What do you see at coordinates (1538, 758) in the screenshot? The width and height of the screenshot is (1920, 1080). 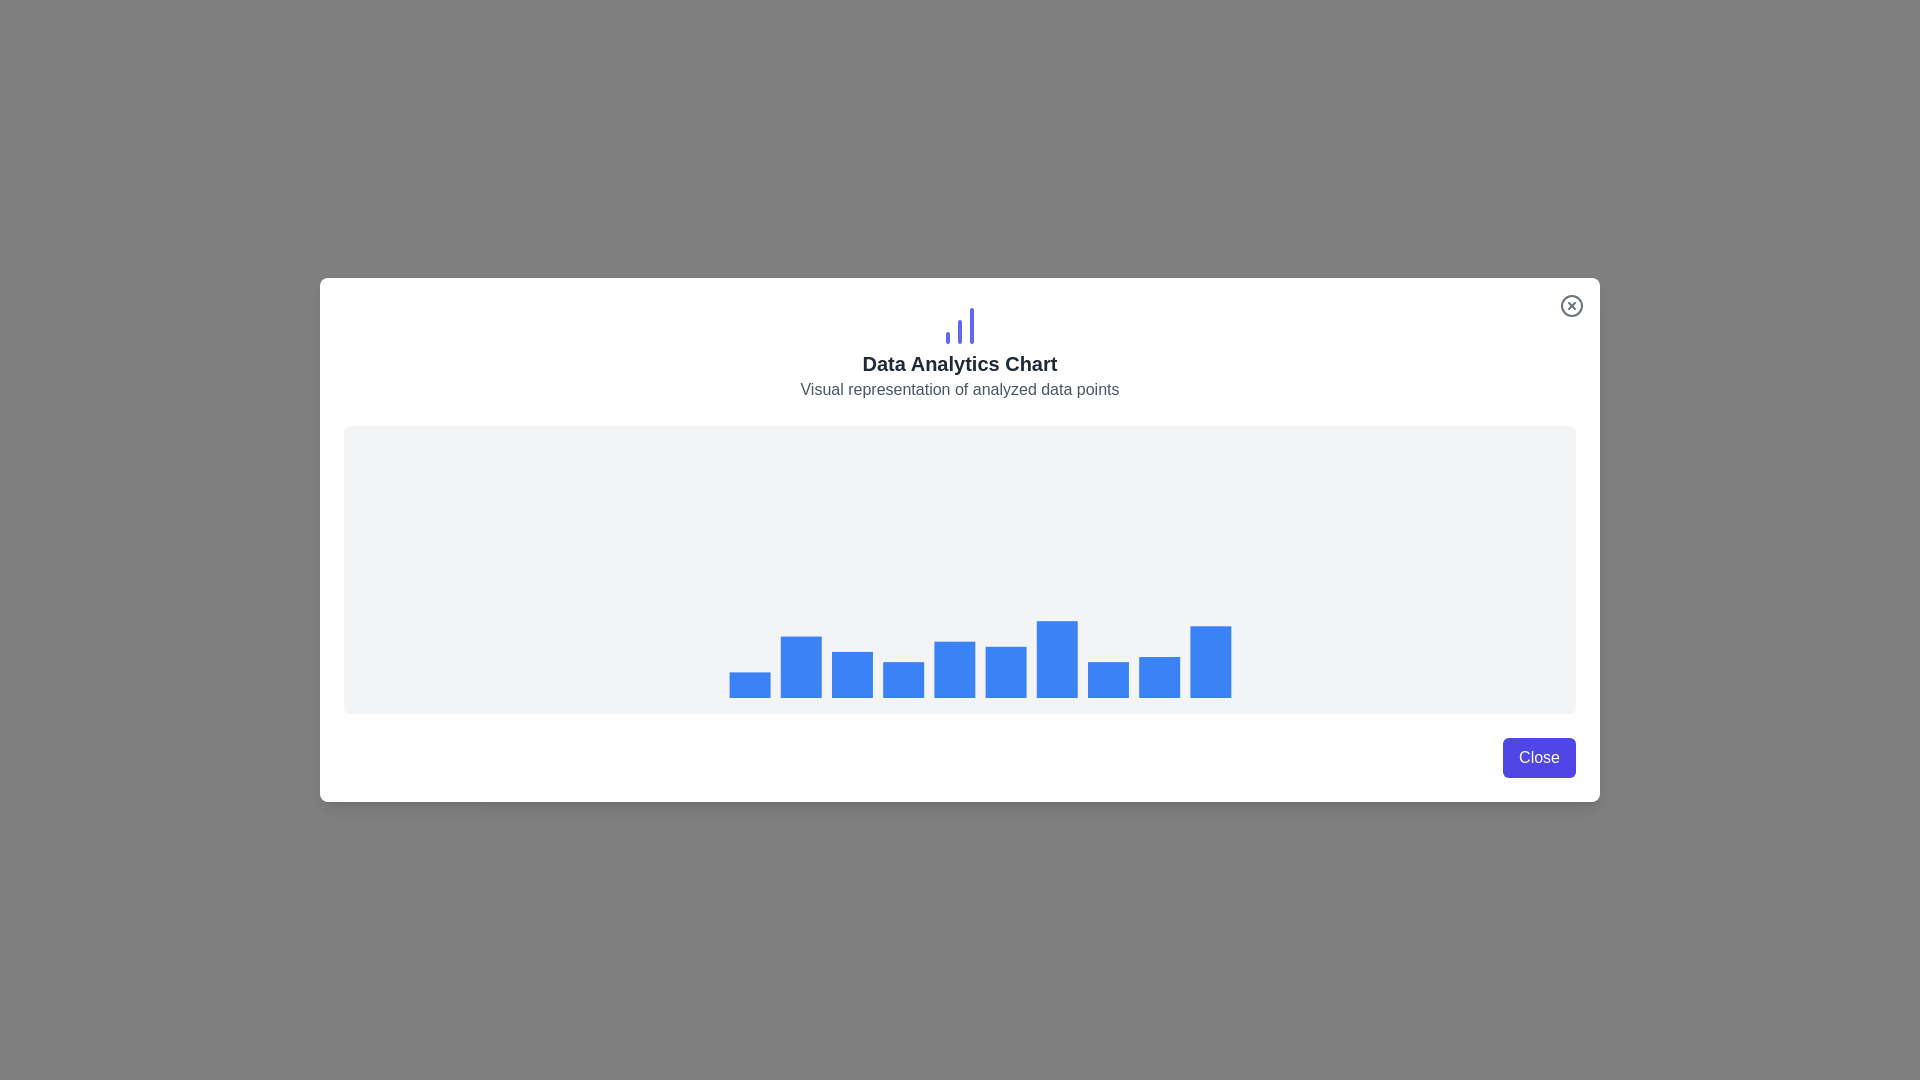 I see `the 'Close' button at the bottom of the dialog to close it` at bounding box center [1538, 758].